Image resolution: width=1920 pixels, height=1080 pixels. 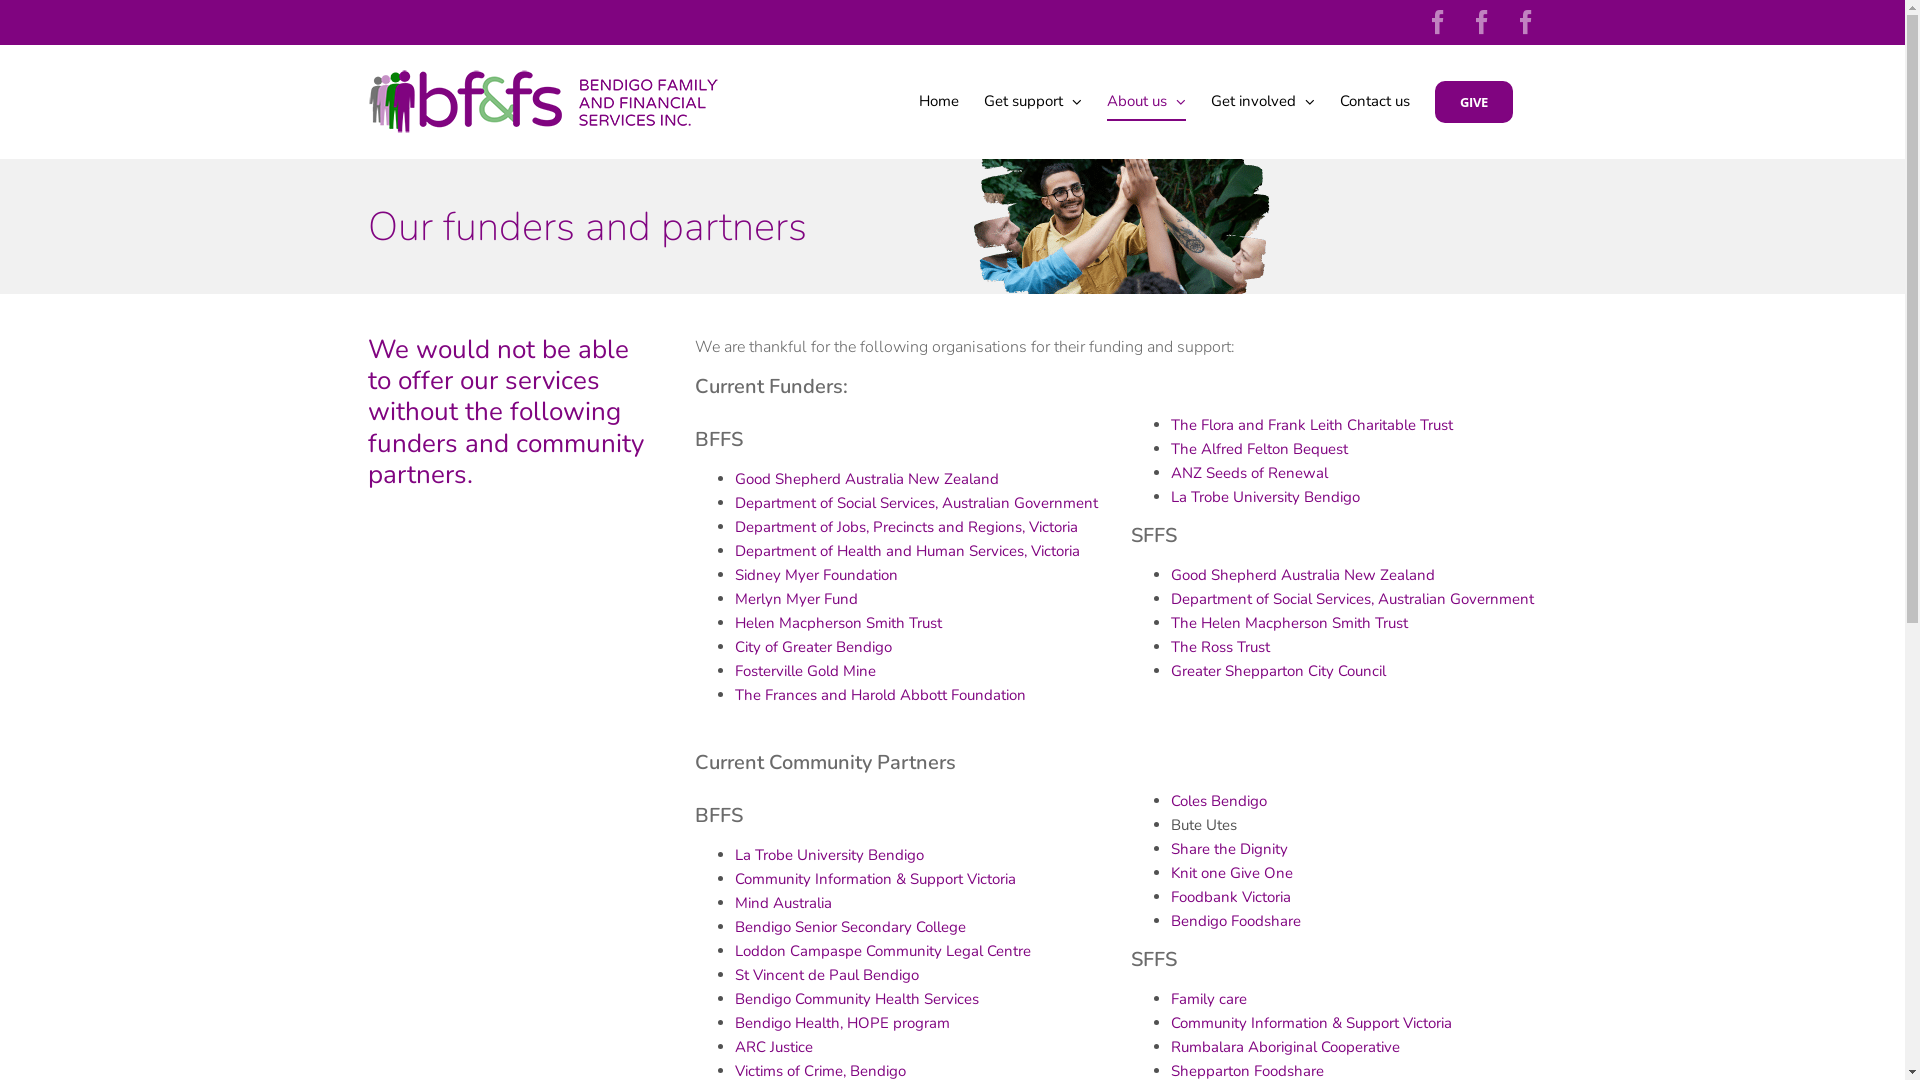 What do you see at coordinates (816, 574) in the screenshot?
I see `'Sidney Myer Foundation'` at bounding box center [816, 574].